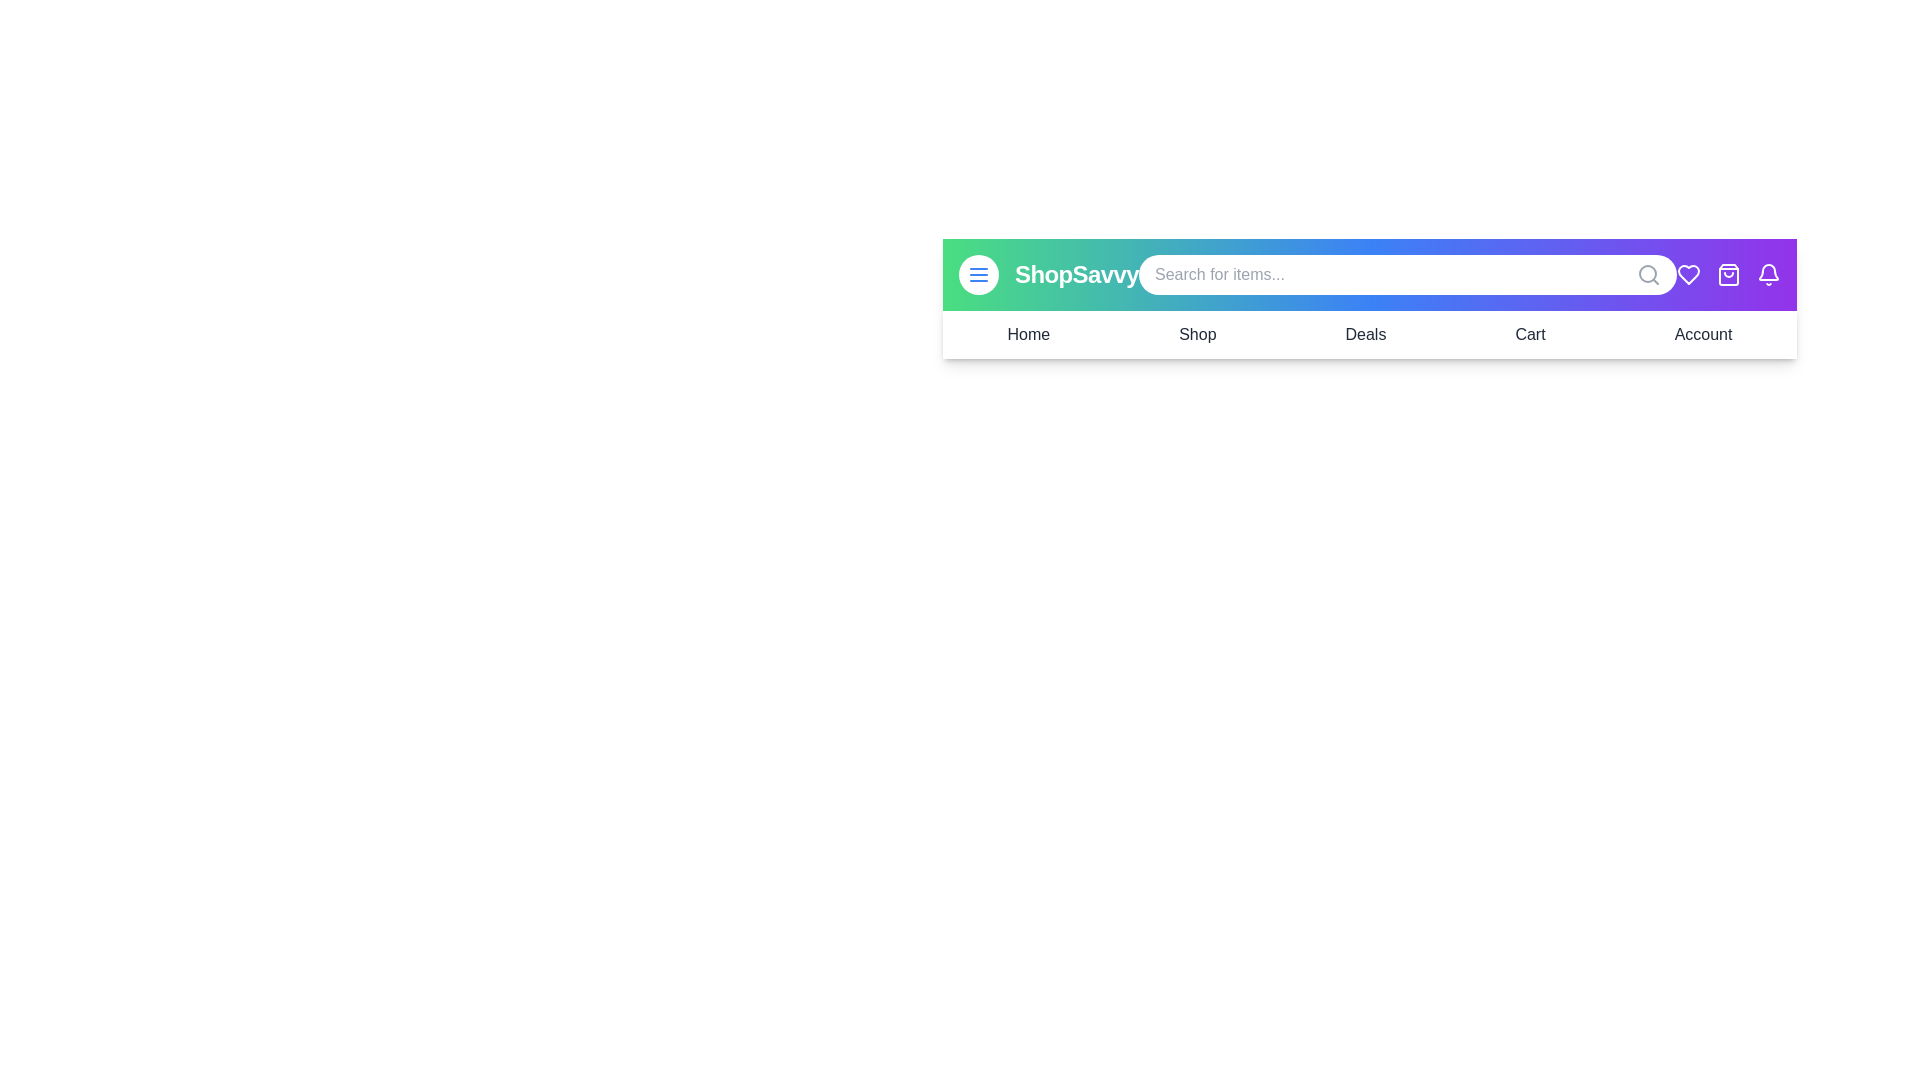 The height and width of the screenshot is (1080, 1920). What do you see at coordinates (1529, 334) in the screenshot?
I see `the Cart link in the navigation bar` at bounding box center [1529, 334].